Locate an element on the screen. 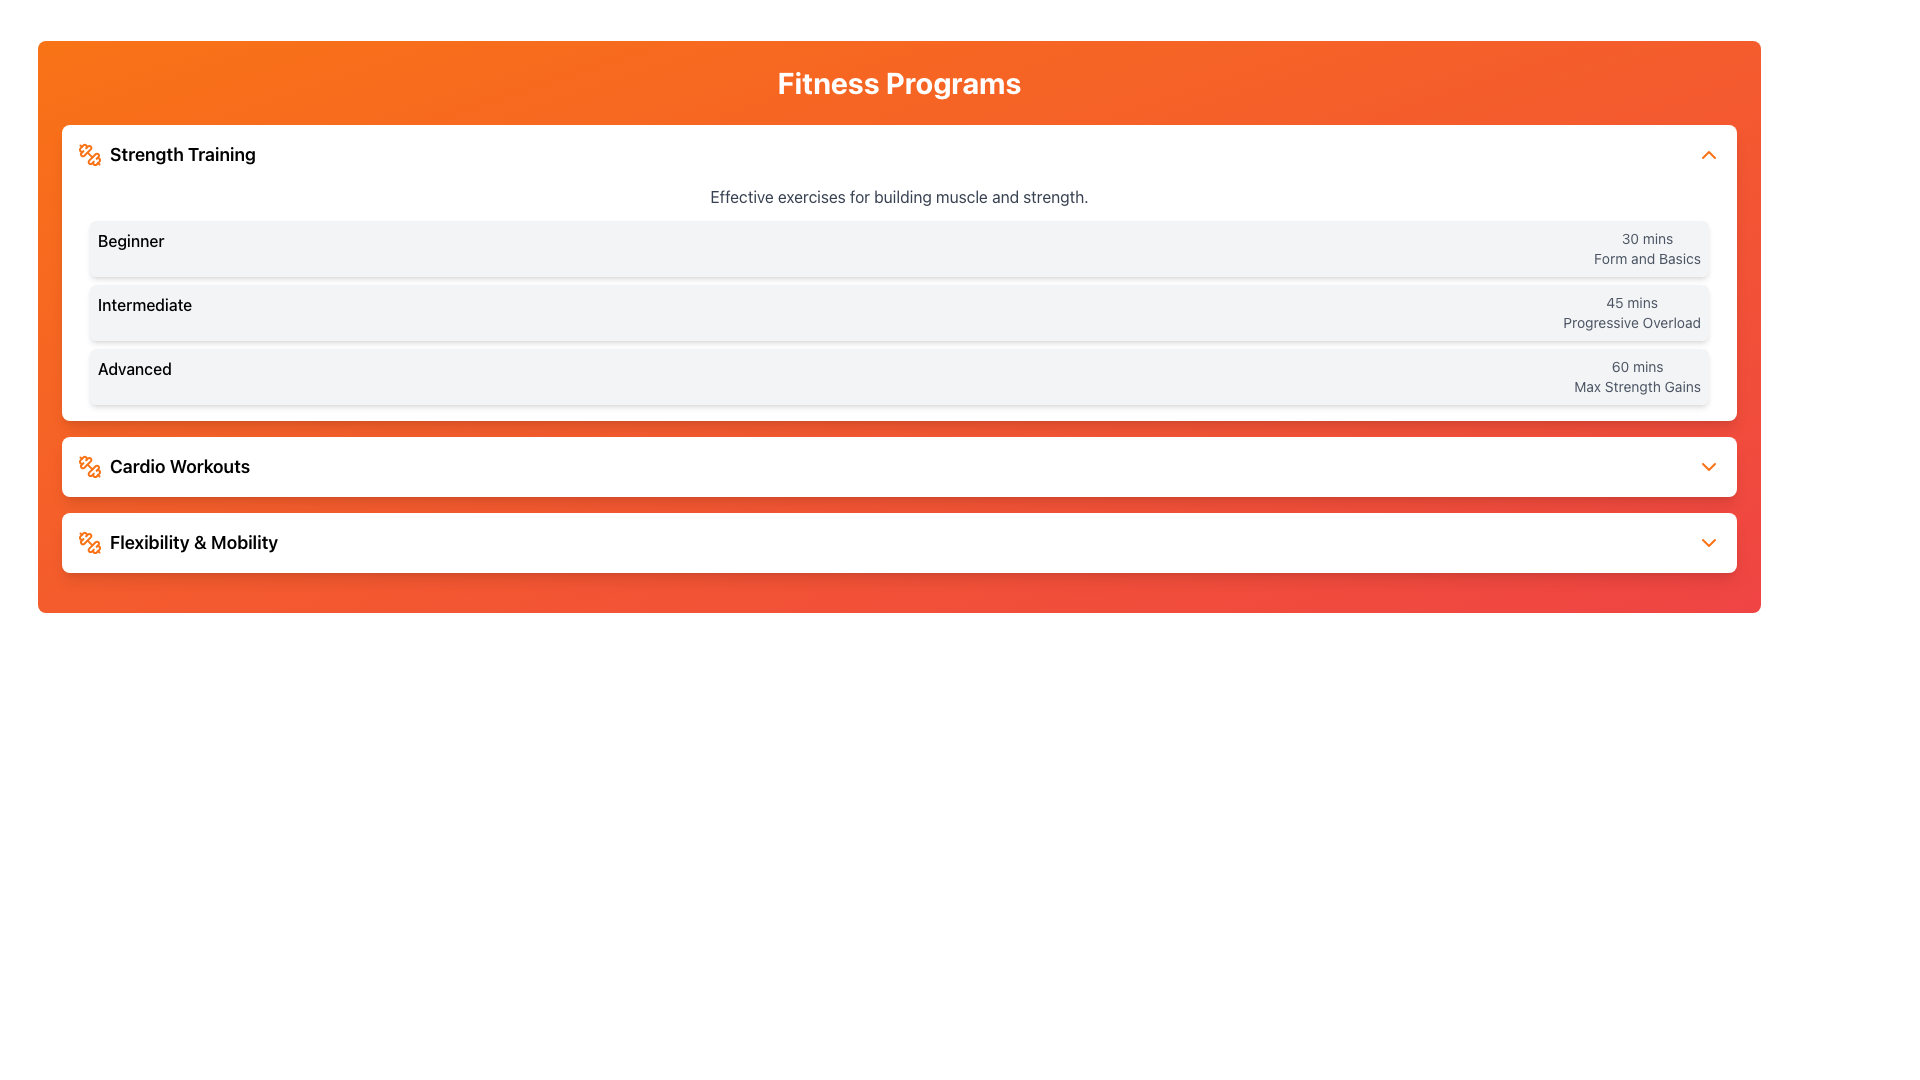 The image size is (1920, 1080). the text label displaying '30 mins Form and Basics' located in the upper-right corner of the 'Beginner' card in the 'Strength Training' section is located at coordinates (1647, 248).